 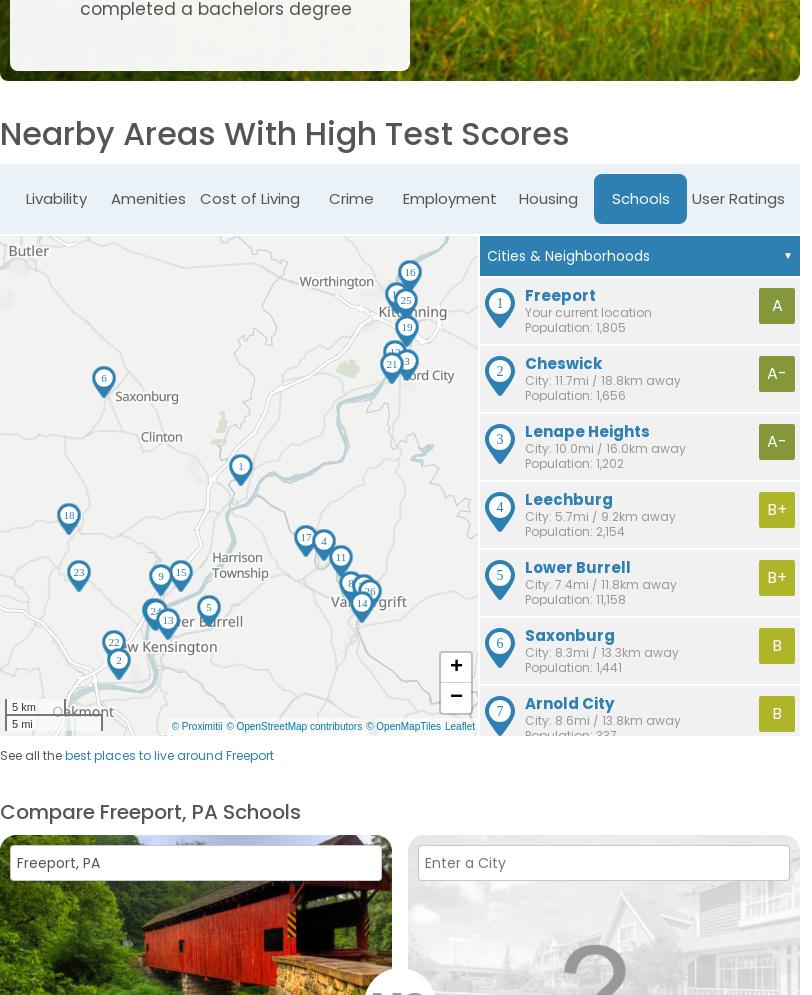 I want to click on 'City: 7.4mi / 11.8km away', so click(x=525, y=583).